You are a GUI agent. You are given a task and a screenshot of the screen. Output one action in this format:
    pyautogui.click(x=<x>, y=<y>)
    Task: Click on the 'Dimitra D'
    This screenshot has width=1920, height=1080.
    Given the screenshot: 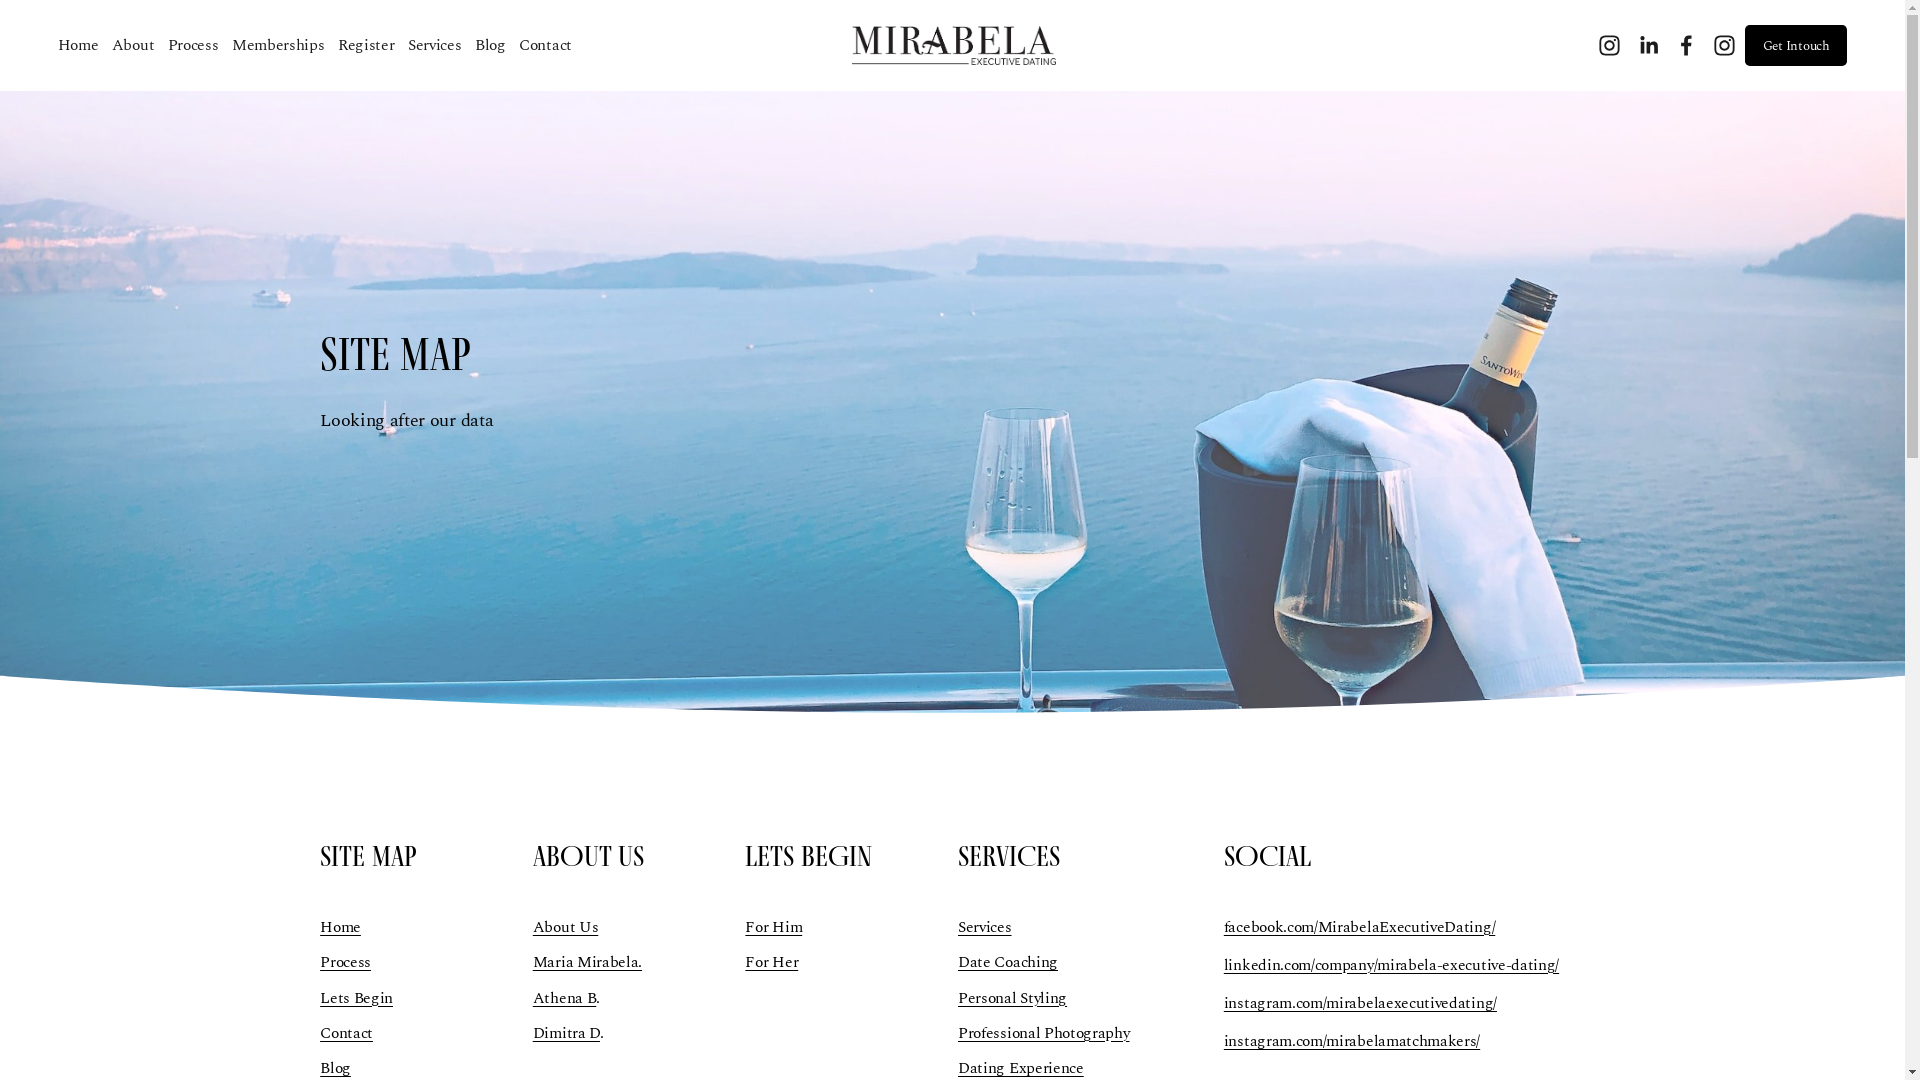 What is the action you would take?
    pyautogui.click(x=565, y=1033)
    